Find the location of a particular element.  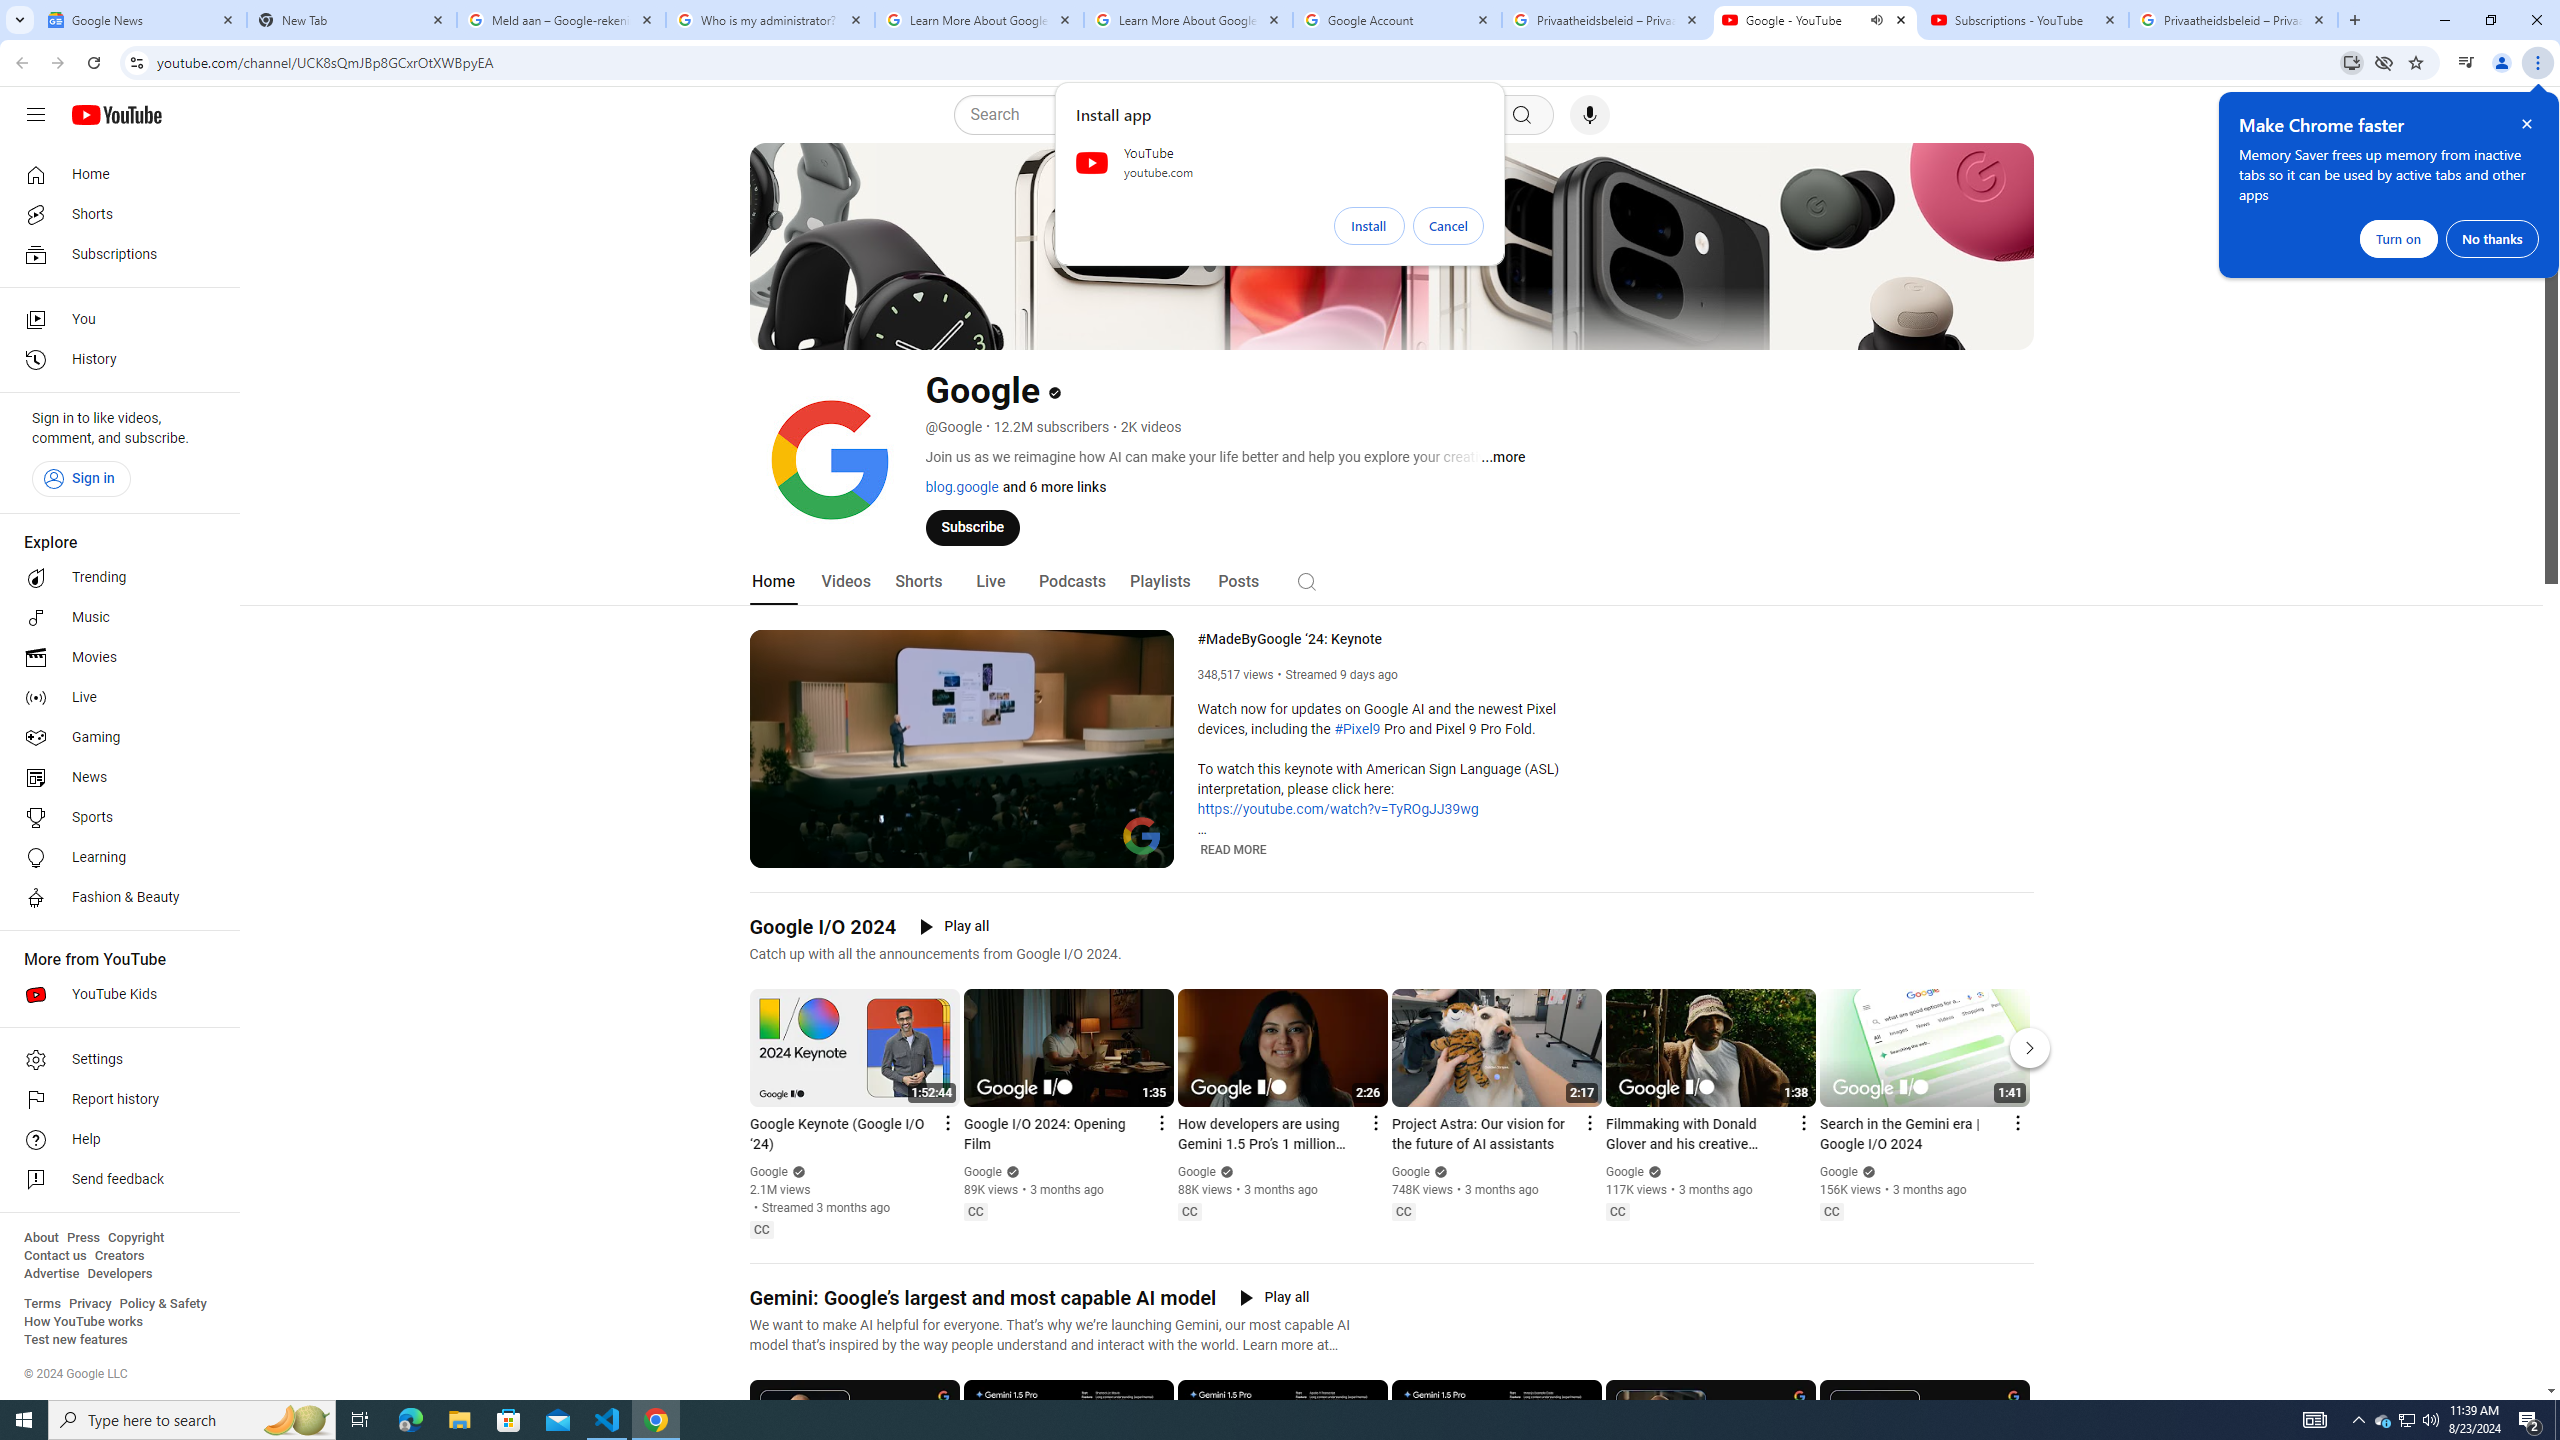

'Send feedback' is located at coordinates (113, 1179).